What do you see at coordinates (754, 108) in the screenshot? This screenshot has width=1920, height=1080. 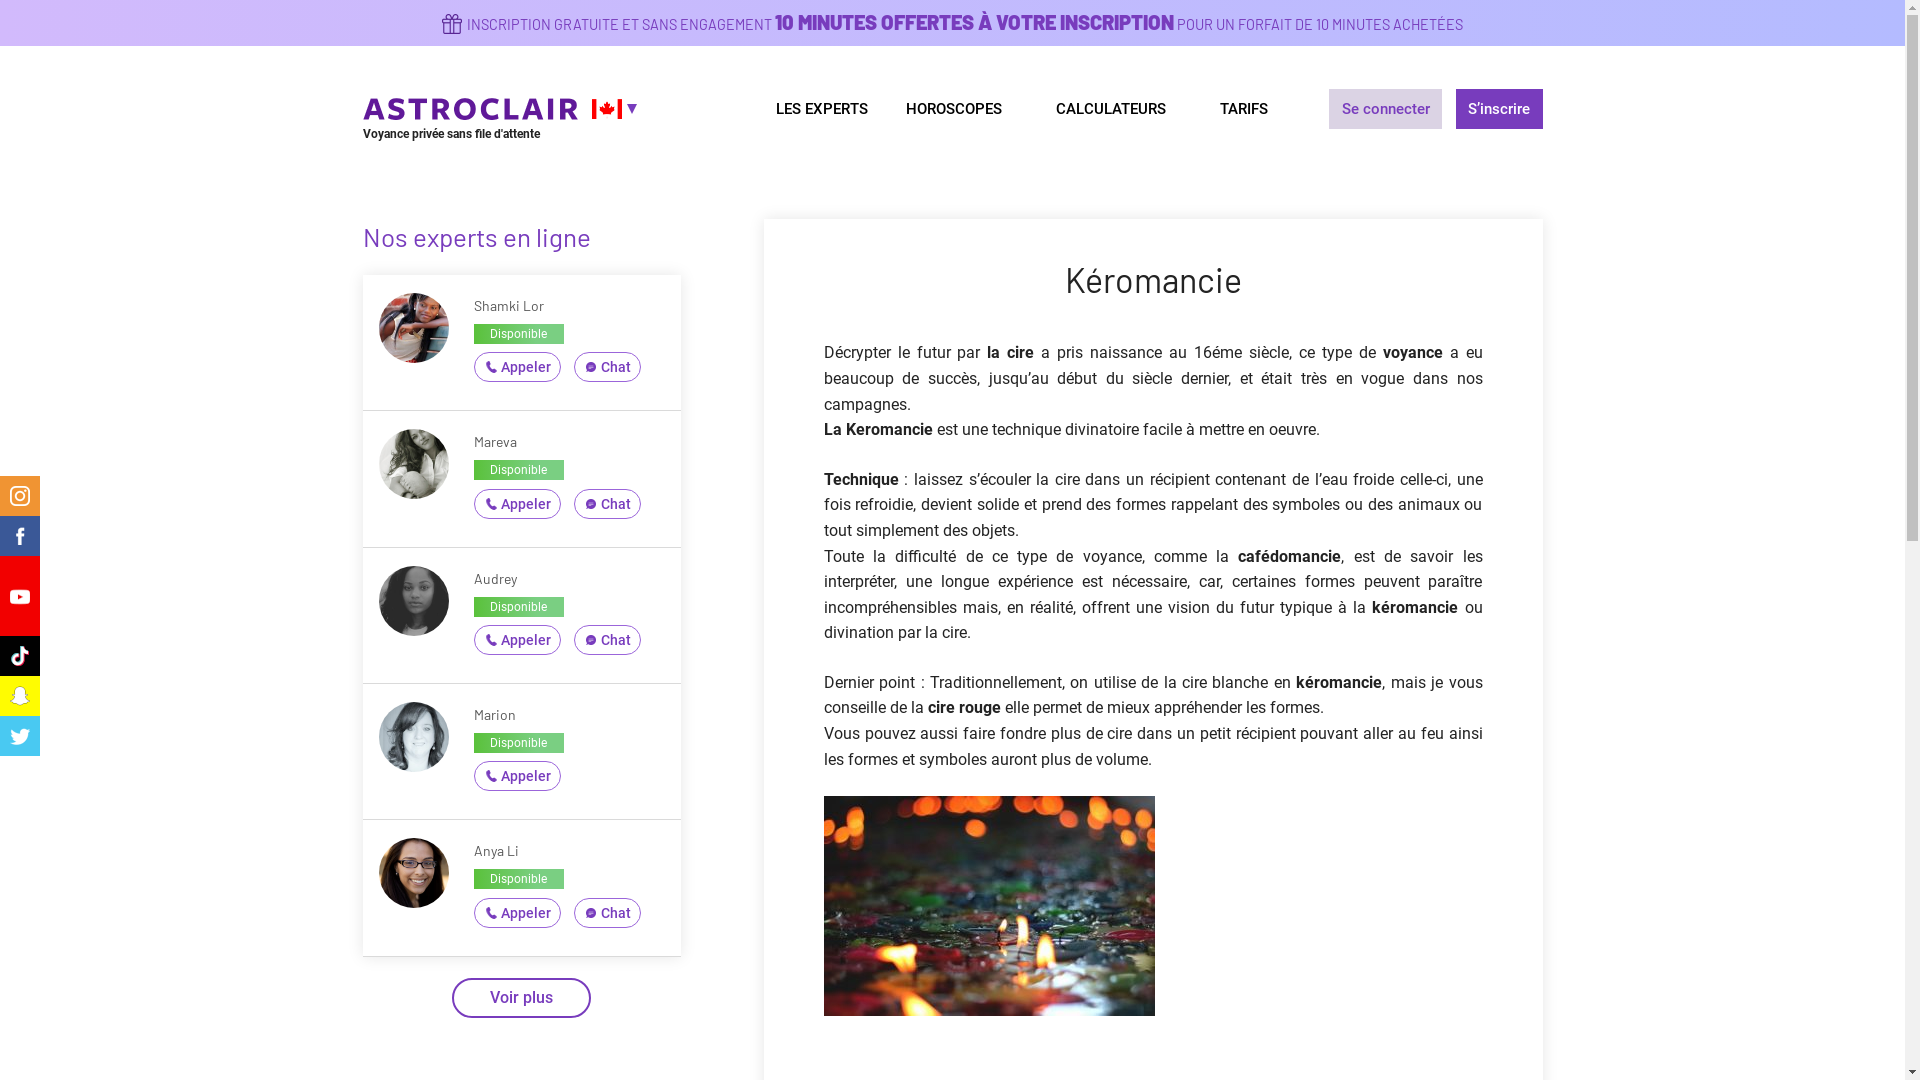 I see `'LES EXPERTS'` at bounding box center [754, 108].